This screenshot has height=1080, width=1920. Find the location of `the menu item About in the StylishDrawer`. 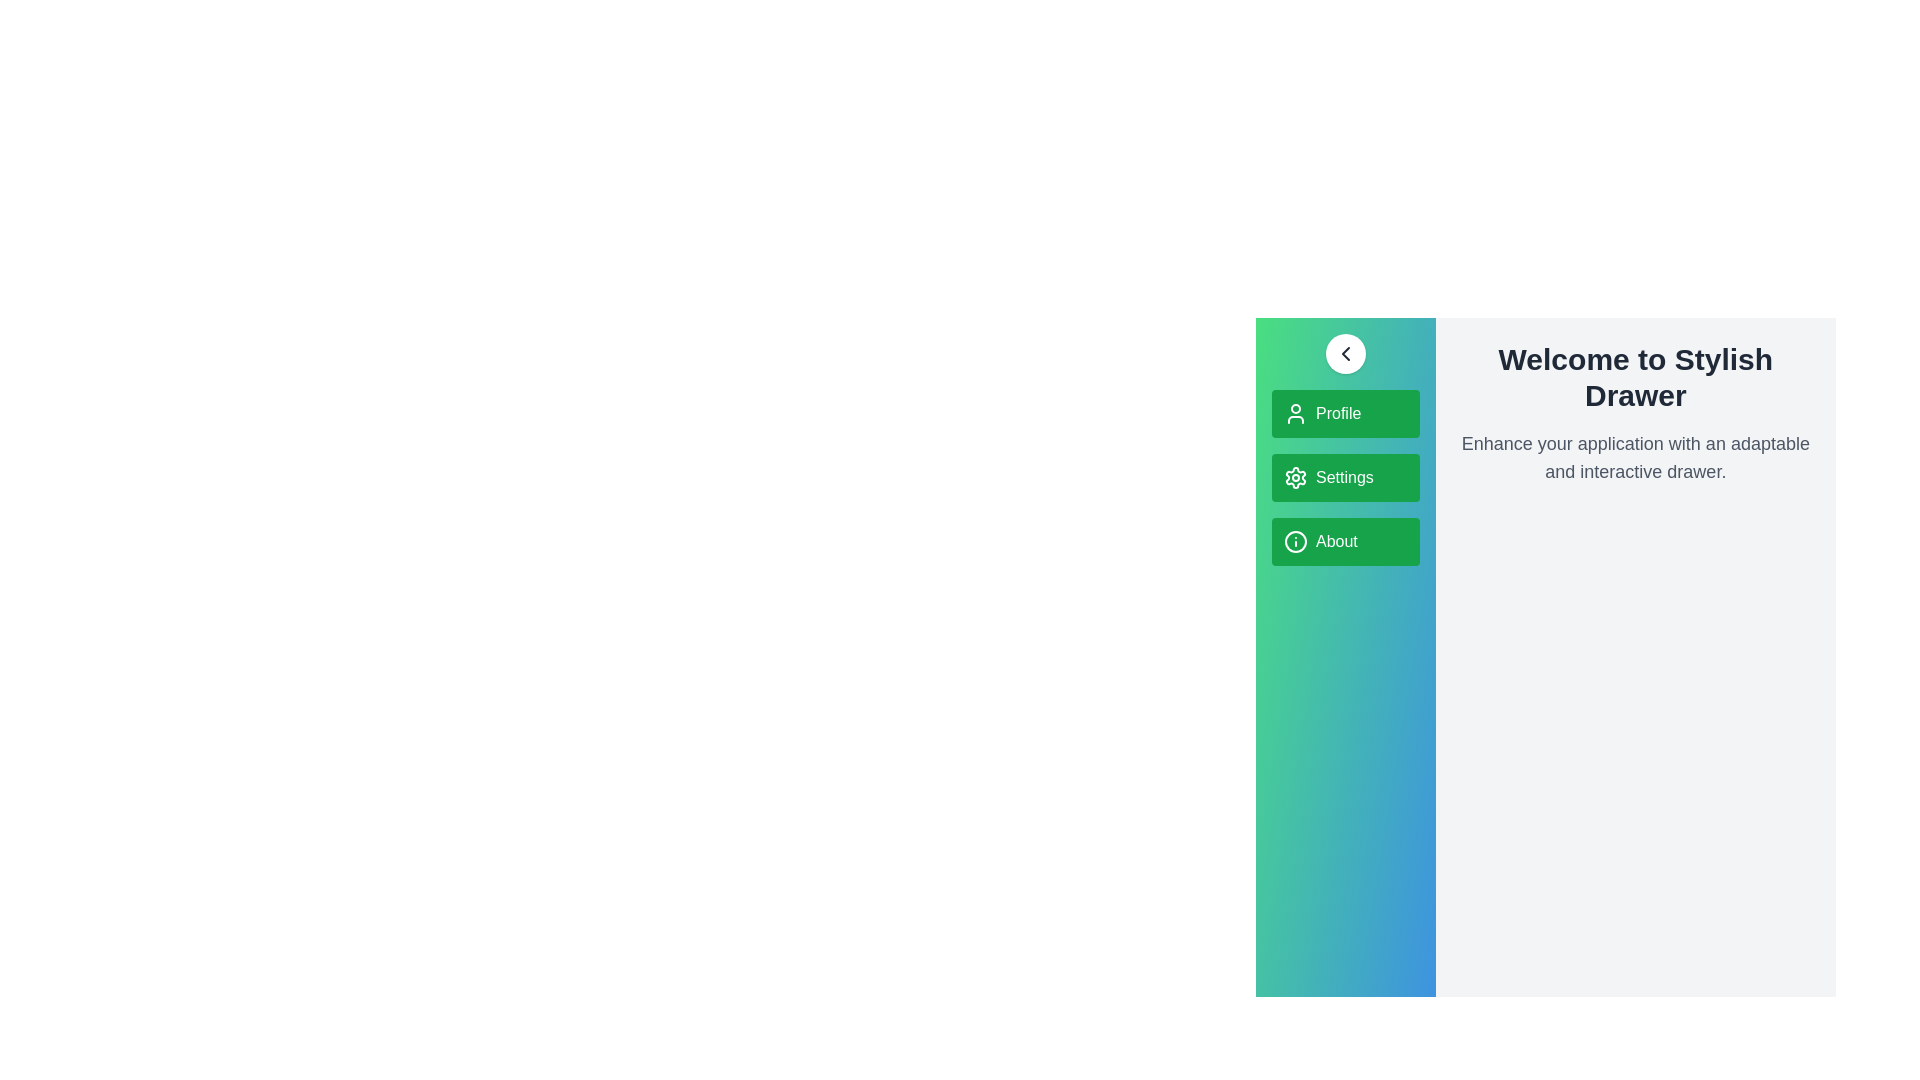

the menu item About in the StylishDrawer is located at coordinates (1345, 542).